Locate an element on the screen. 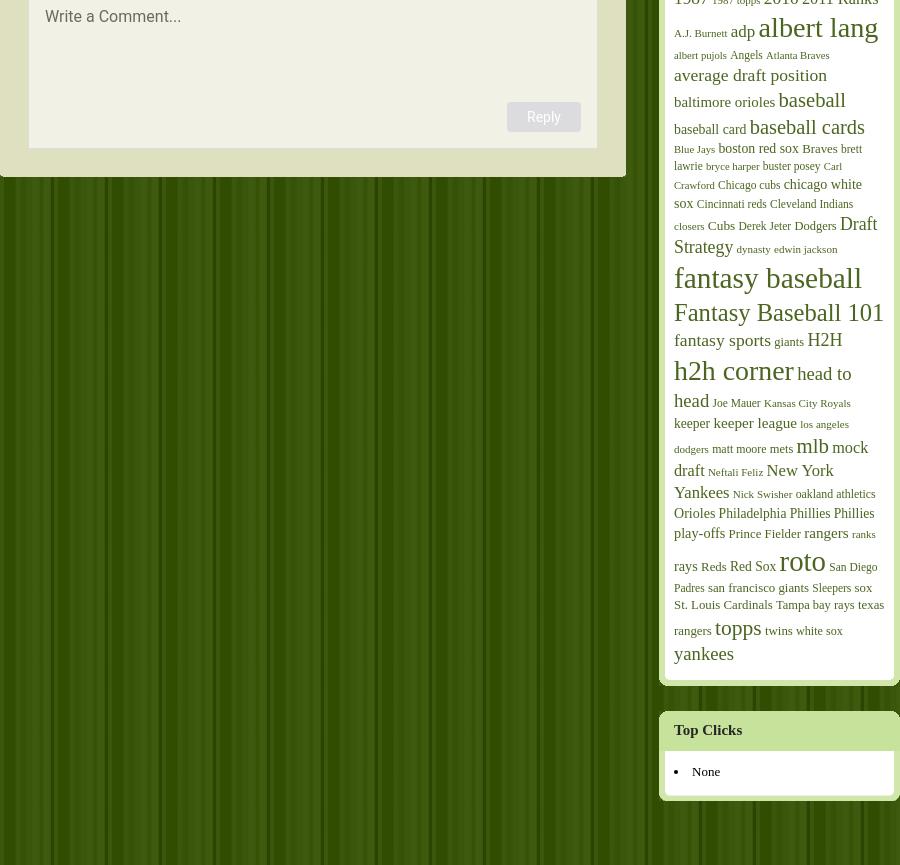 The image size is (900, 865). 'adp' is located at coordinates (741, 31).